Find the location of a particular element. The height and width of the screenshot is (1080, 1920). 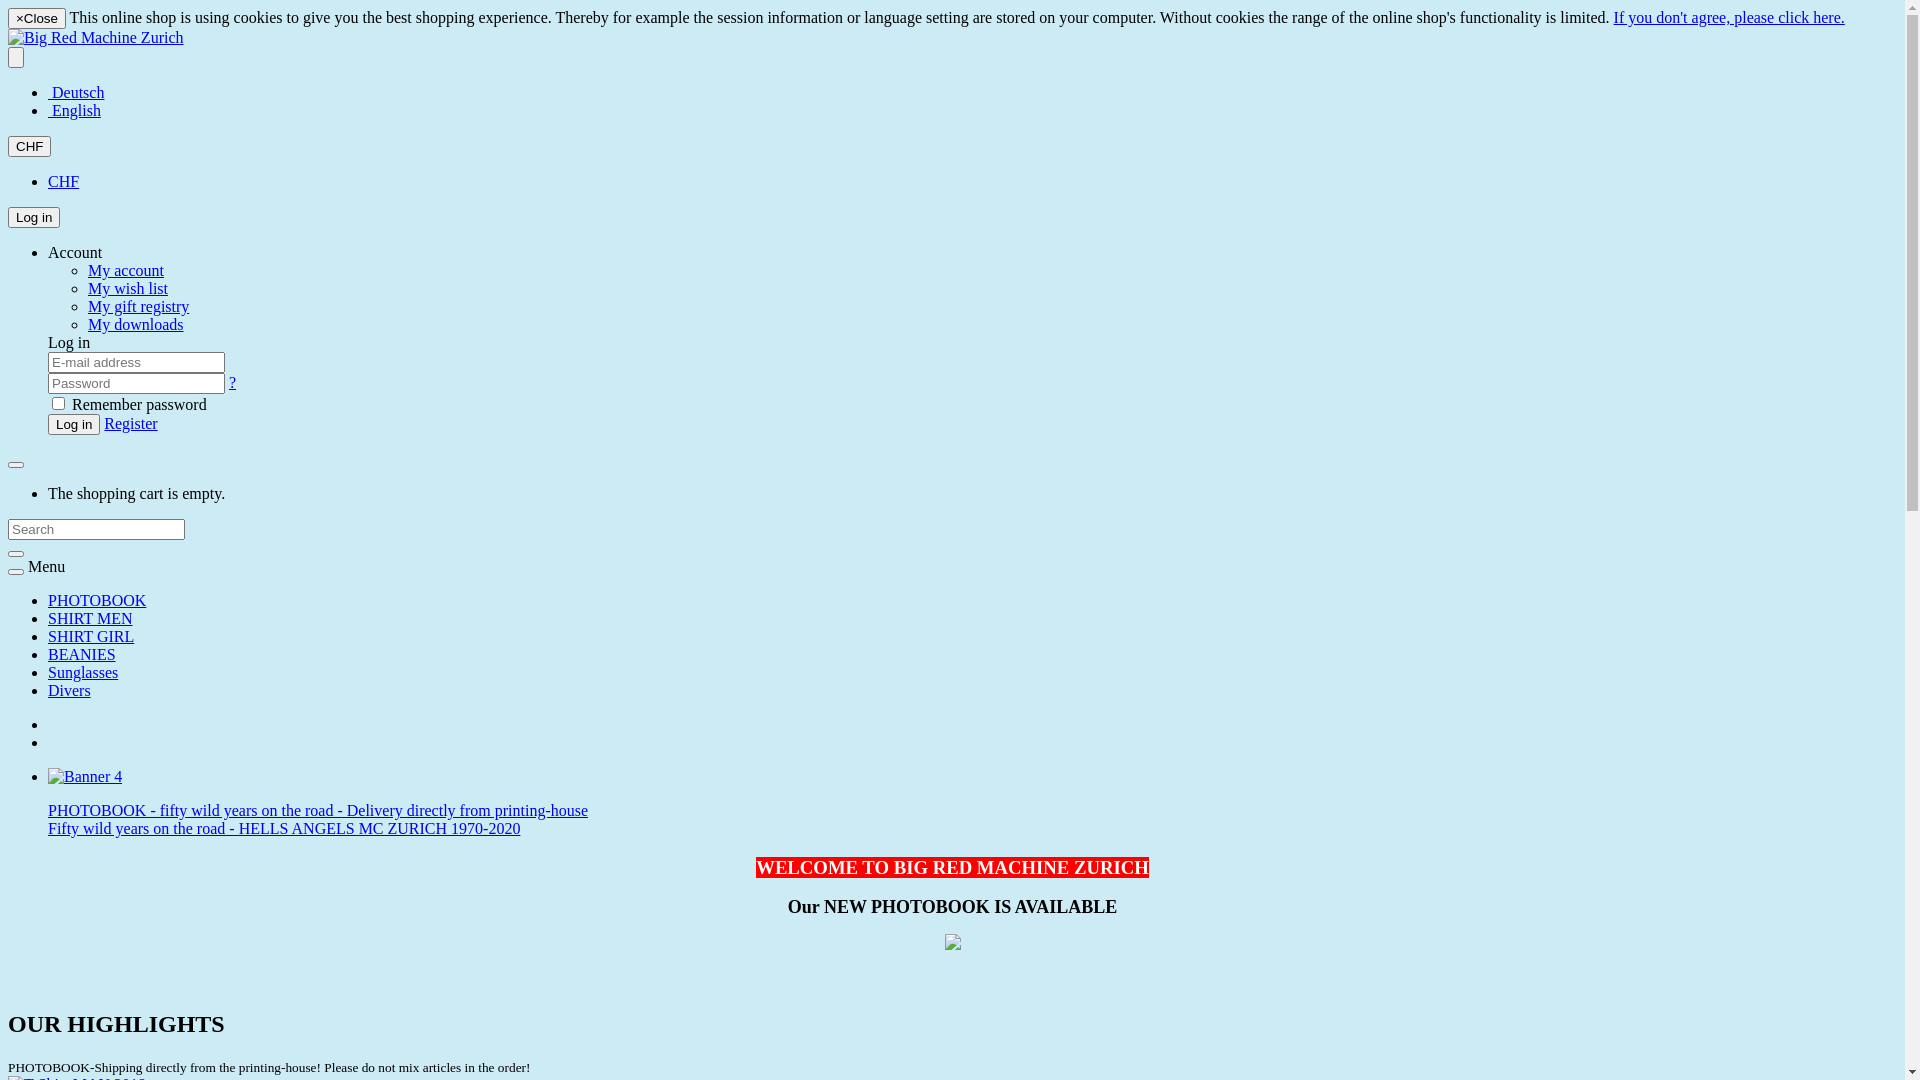

'Log in' is located at coordinates (73, 423).